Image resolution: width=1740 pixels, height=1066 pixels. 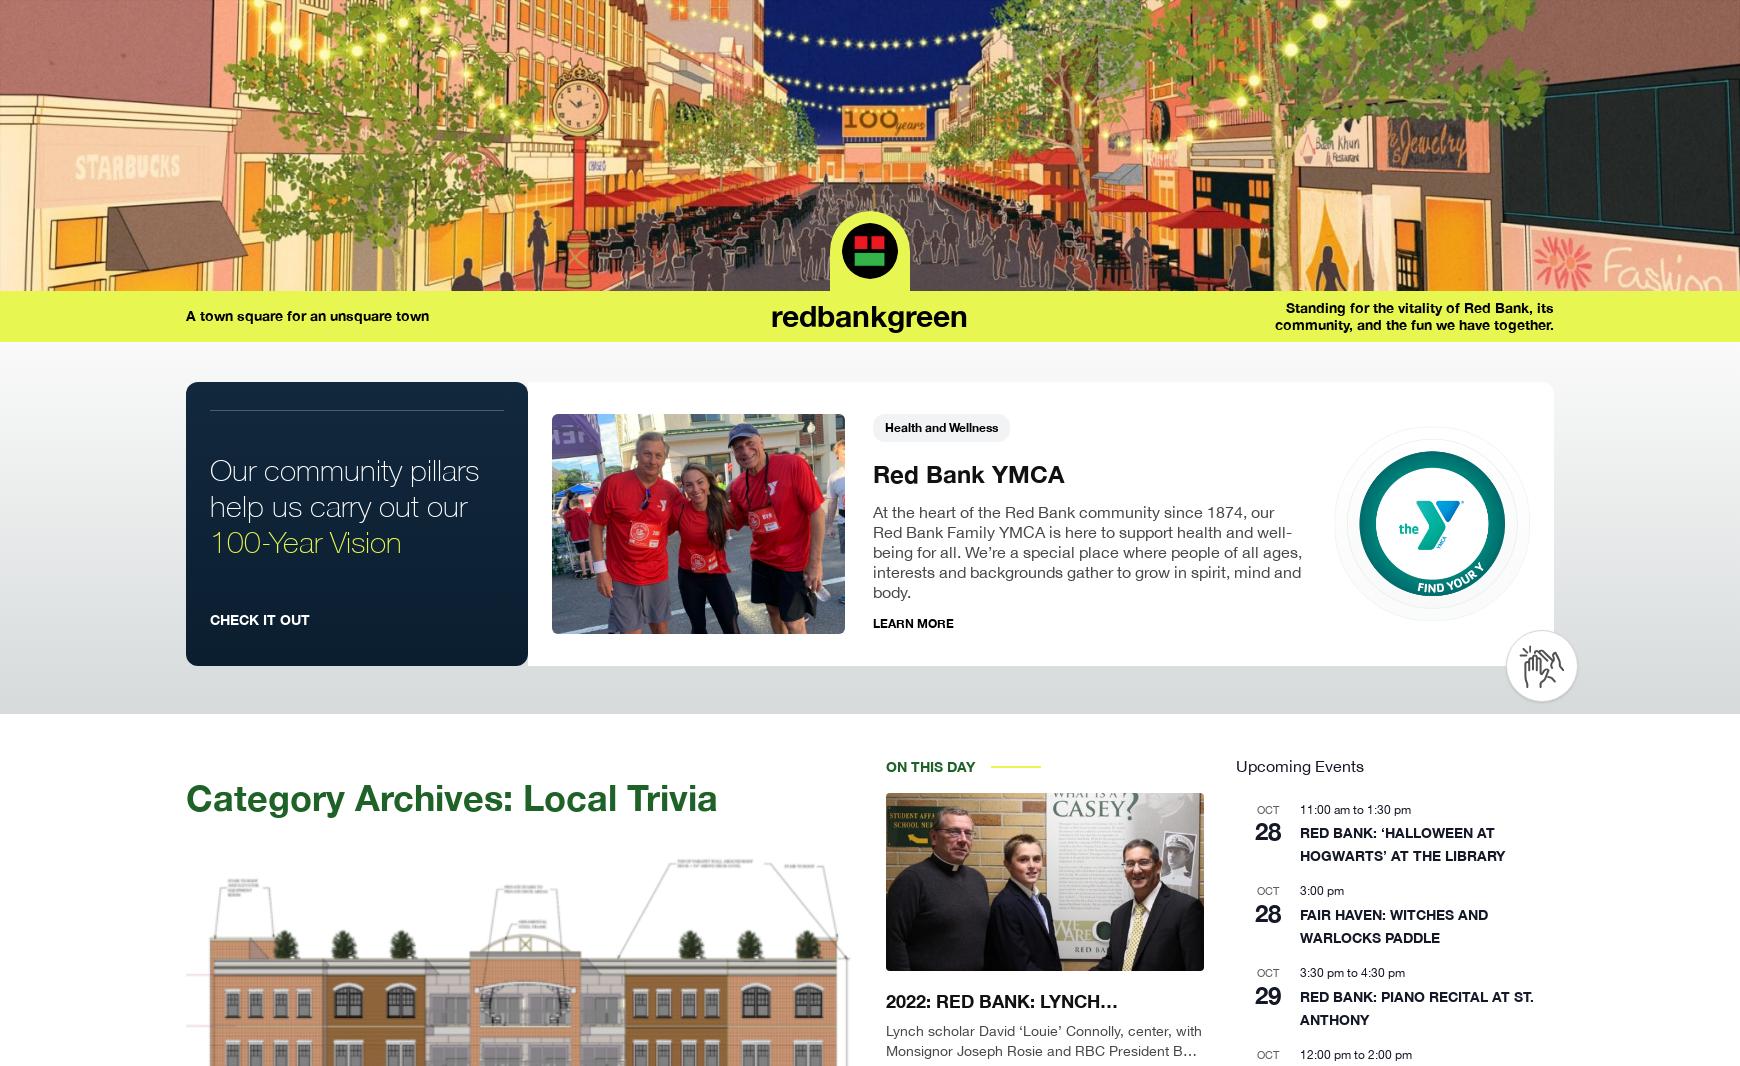 What do you see at coordinates (307, 315) in the screenshot?
I see `'A town square for an unsquare town'` at bounding box center [307, 315].